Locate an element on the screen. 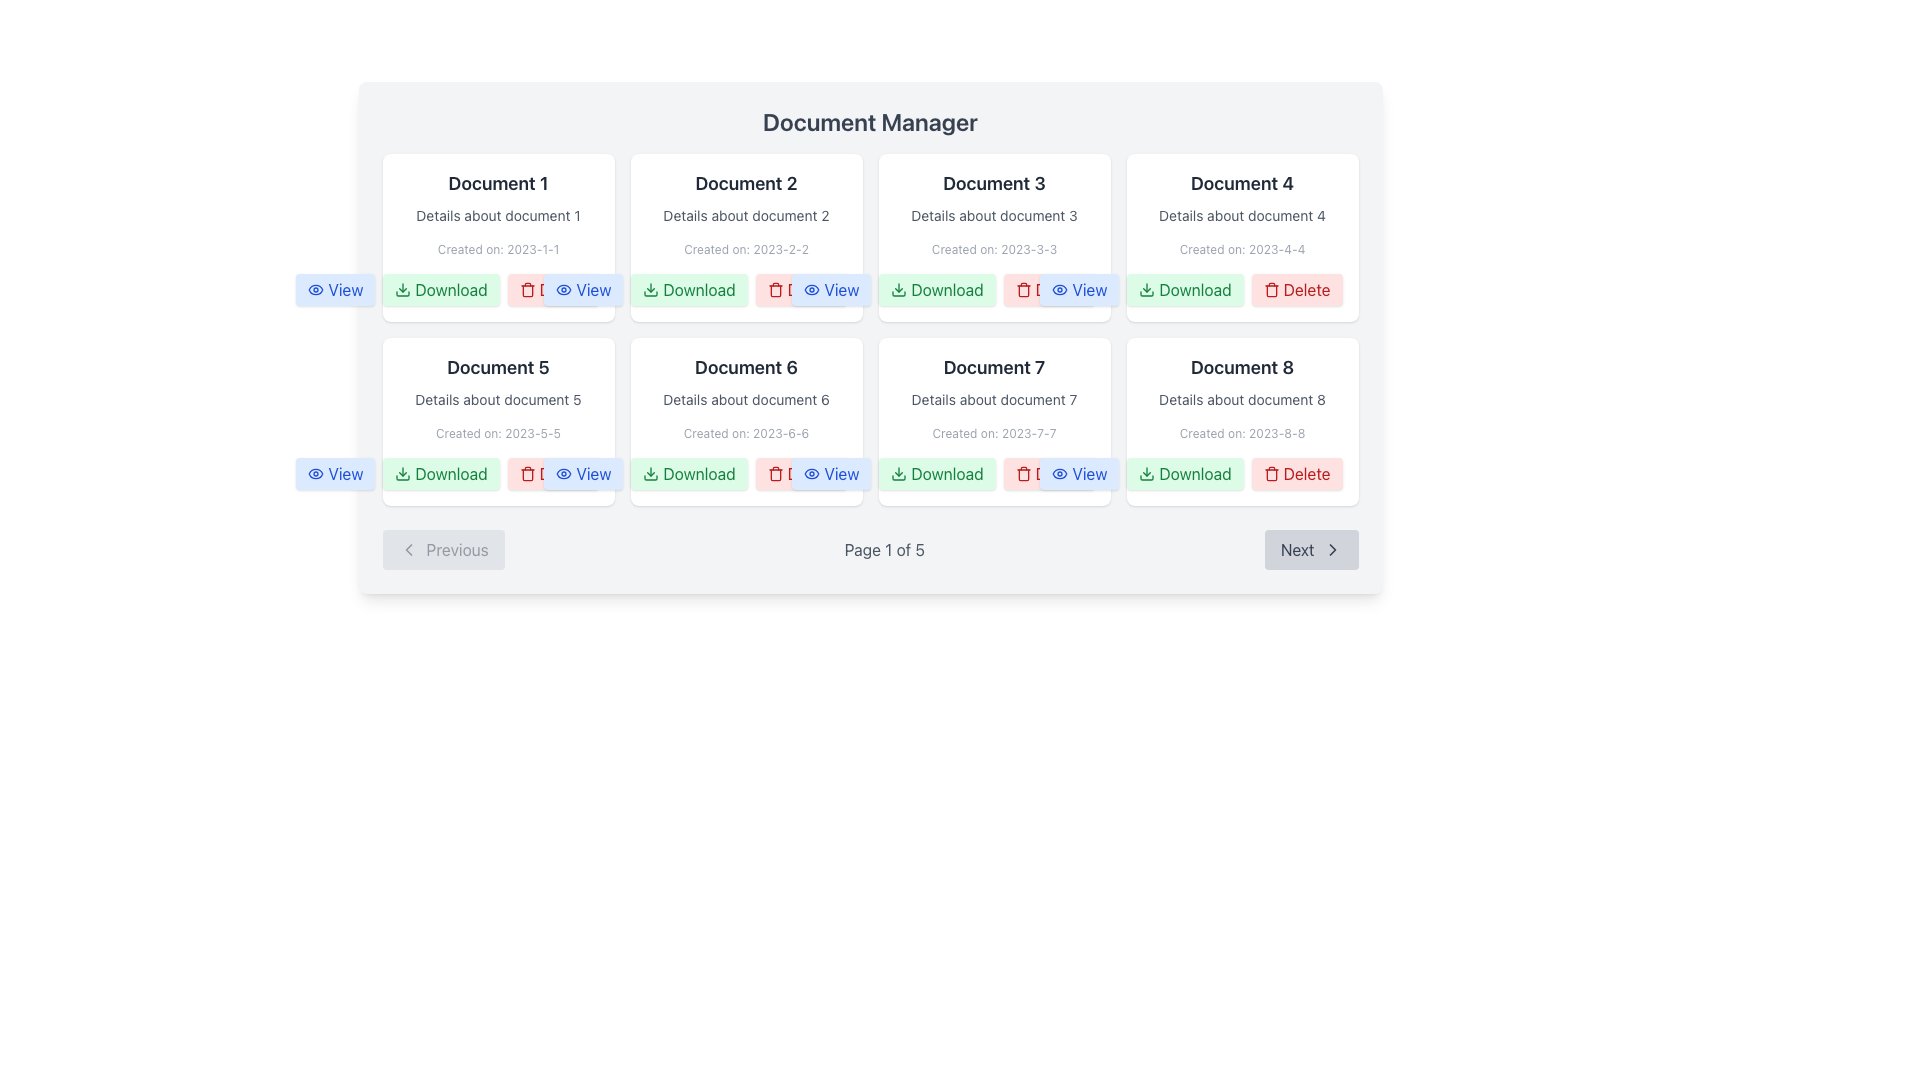  the red 'Delete' button located in the footer area of the card labeled 'Document 5' for keyboard interaction is located at coordinates (552, 474).